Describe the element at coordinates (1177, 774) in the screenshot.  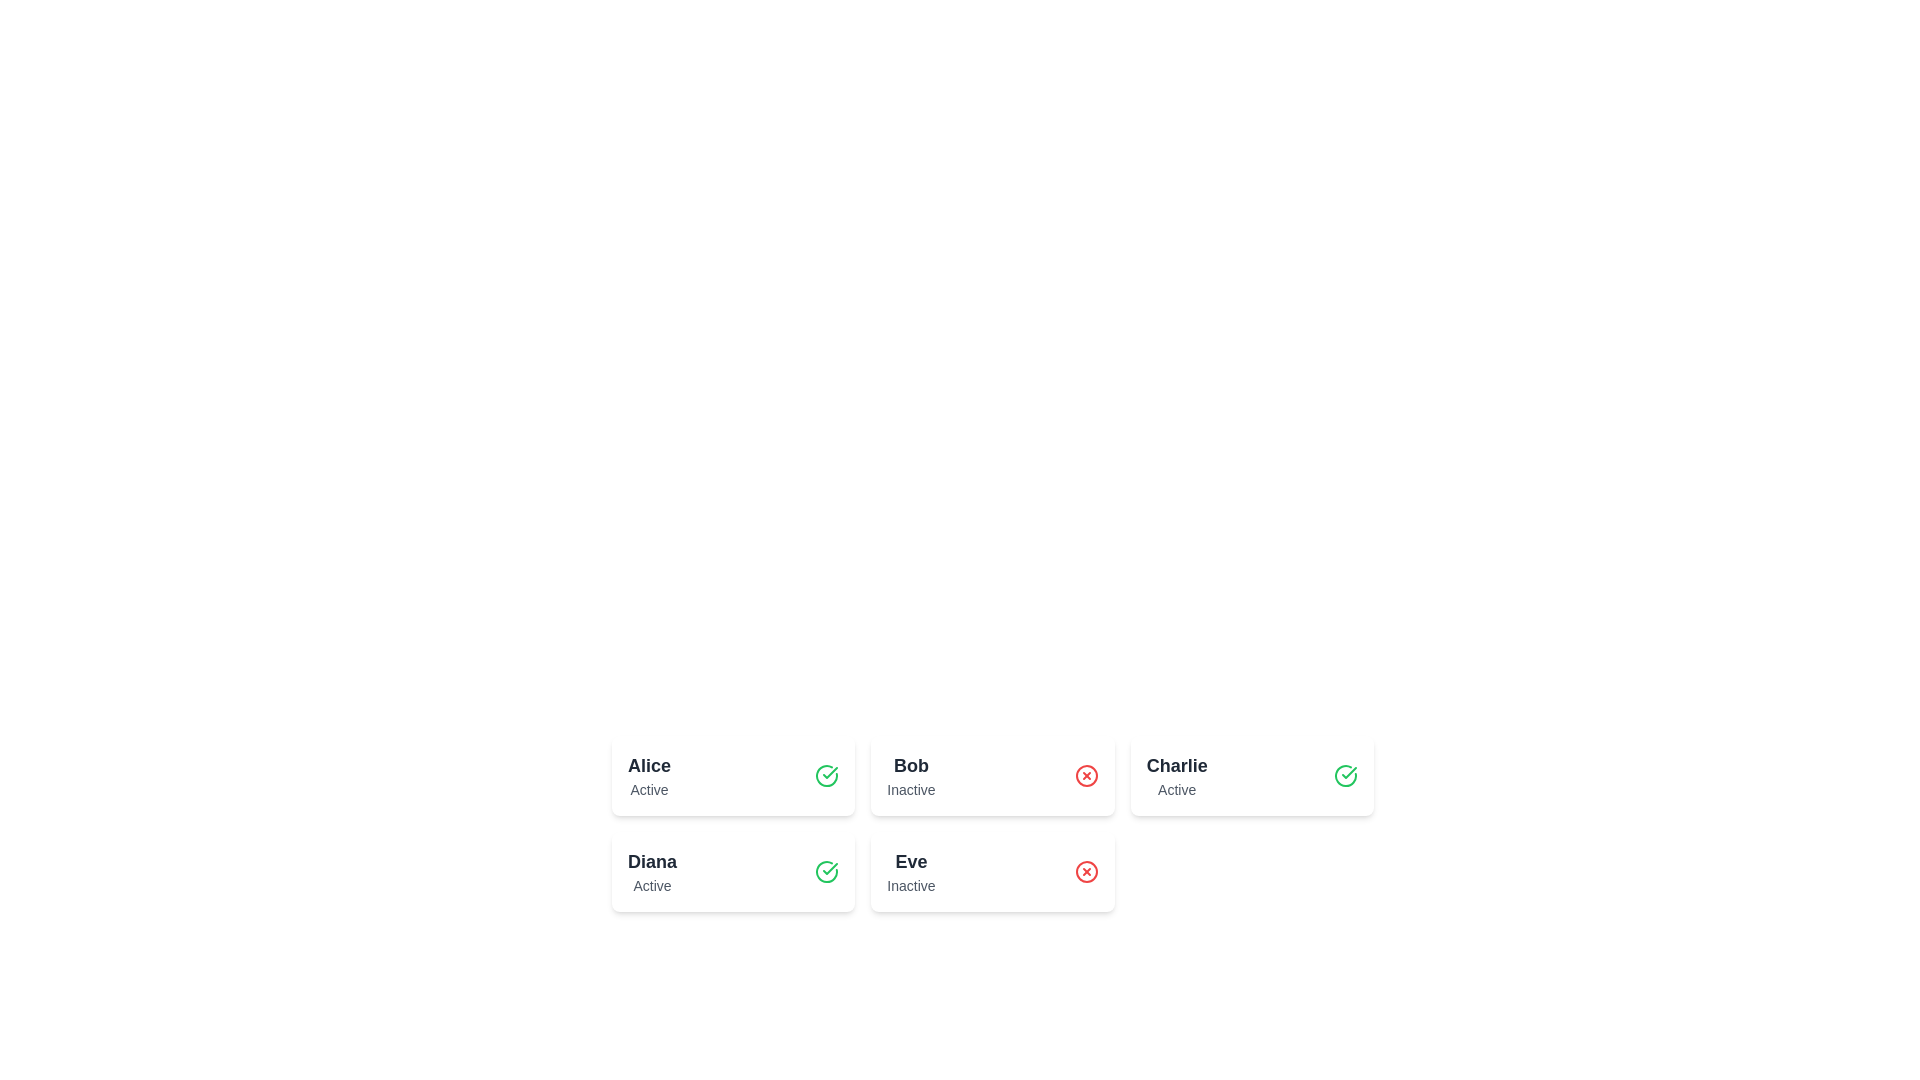
I see `the card displaying the user's name 'Charlie' and status 'Active' in the top-right card of the grid view if it is interactive` at that location.